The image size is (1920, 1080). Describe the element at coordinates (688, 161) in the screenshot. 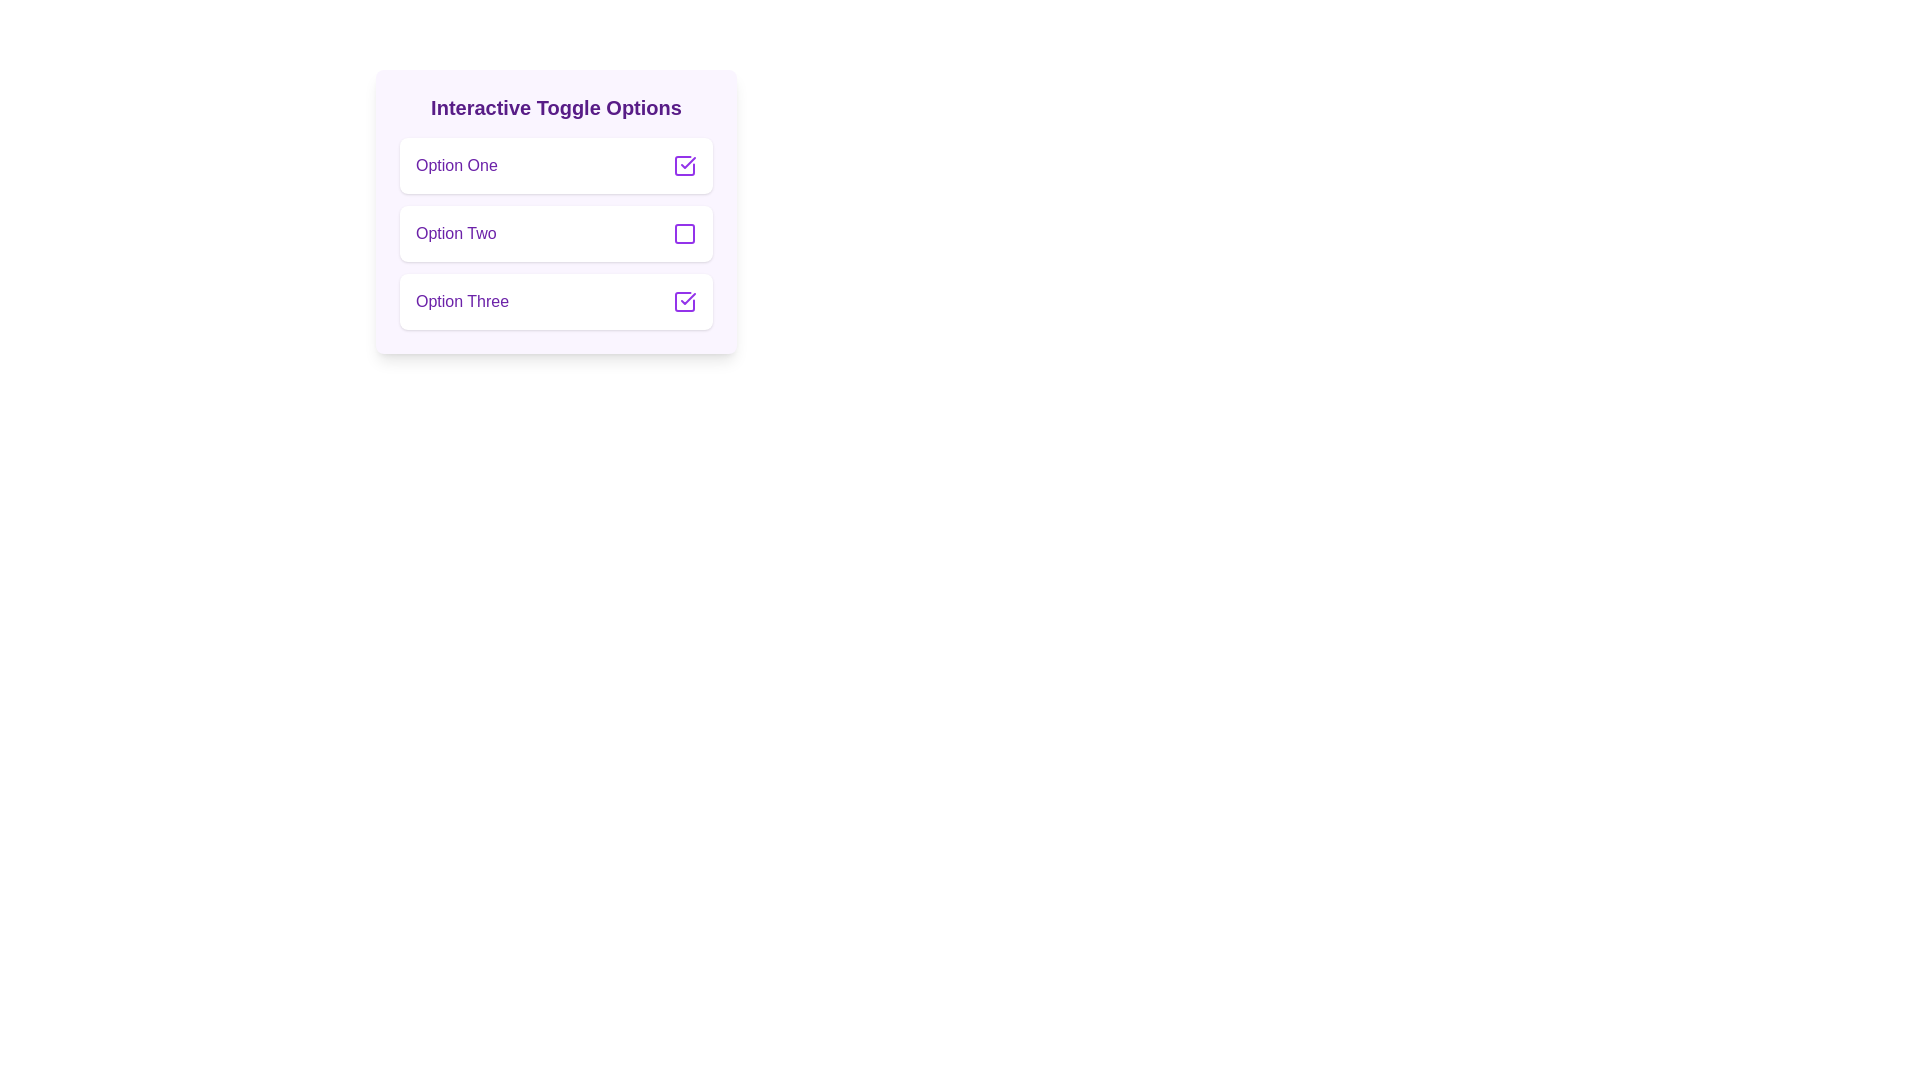

I see `the checkbox located beside the 'Option One' text` at that location.